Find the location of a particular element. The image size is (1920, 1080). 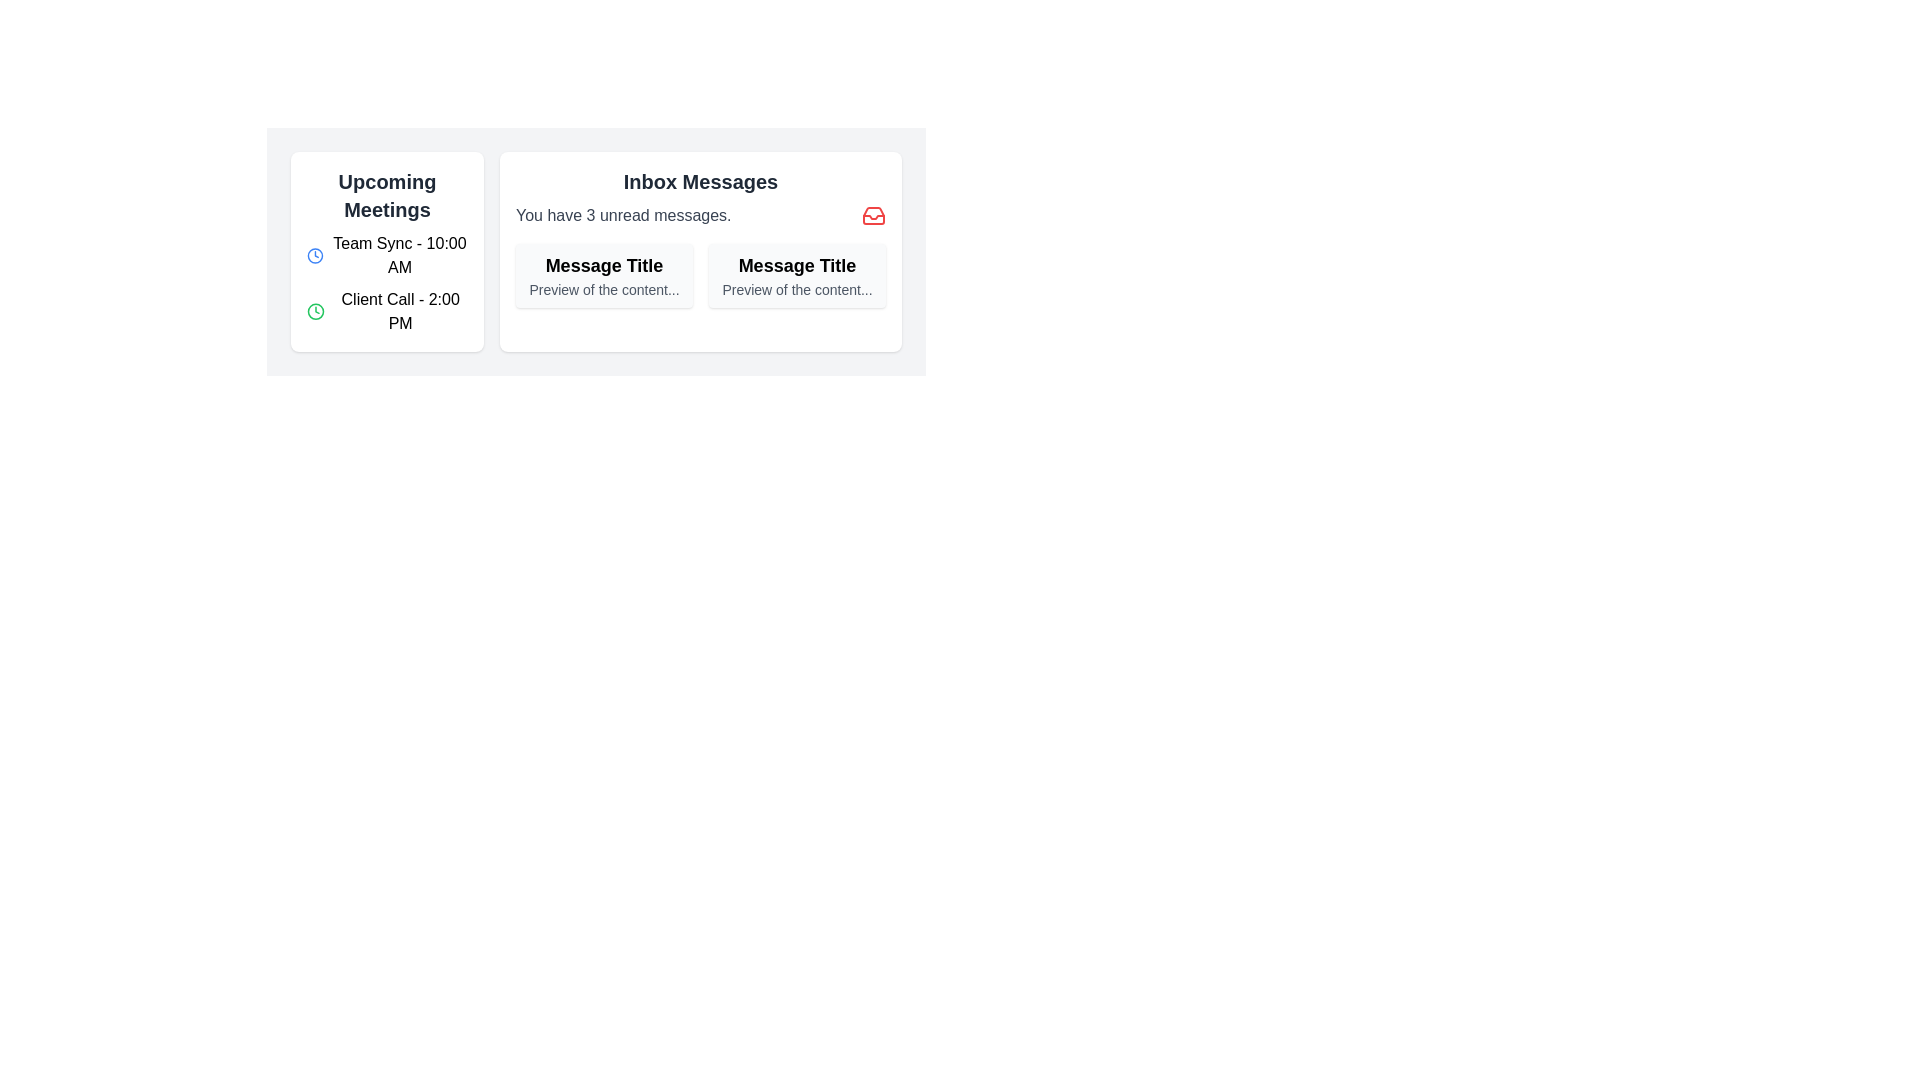

the title Text Label of the content card located in the 'Inbox Messages' section, positioned at the top of the card, right above the secondary text labeled 'Preview of the content...' is located at coordinates (796, 265).